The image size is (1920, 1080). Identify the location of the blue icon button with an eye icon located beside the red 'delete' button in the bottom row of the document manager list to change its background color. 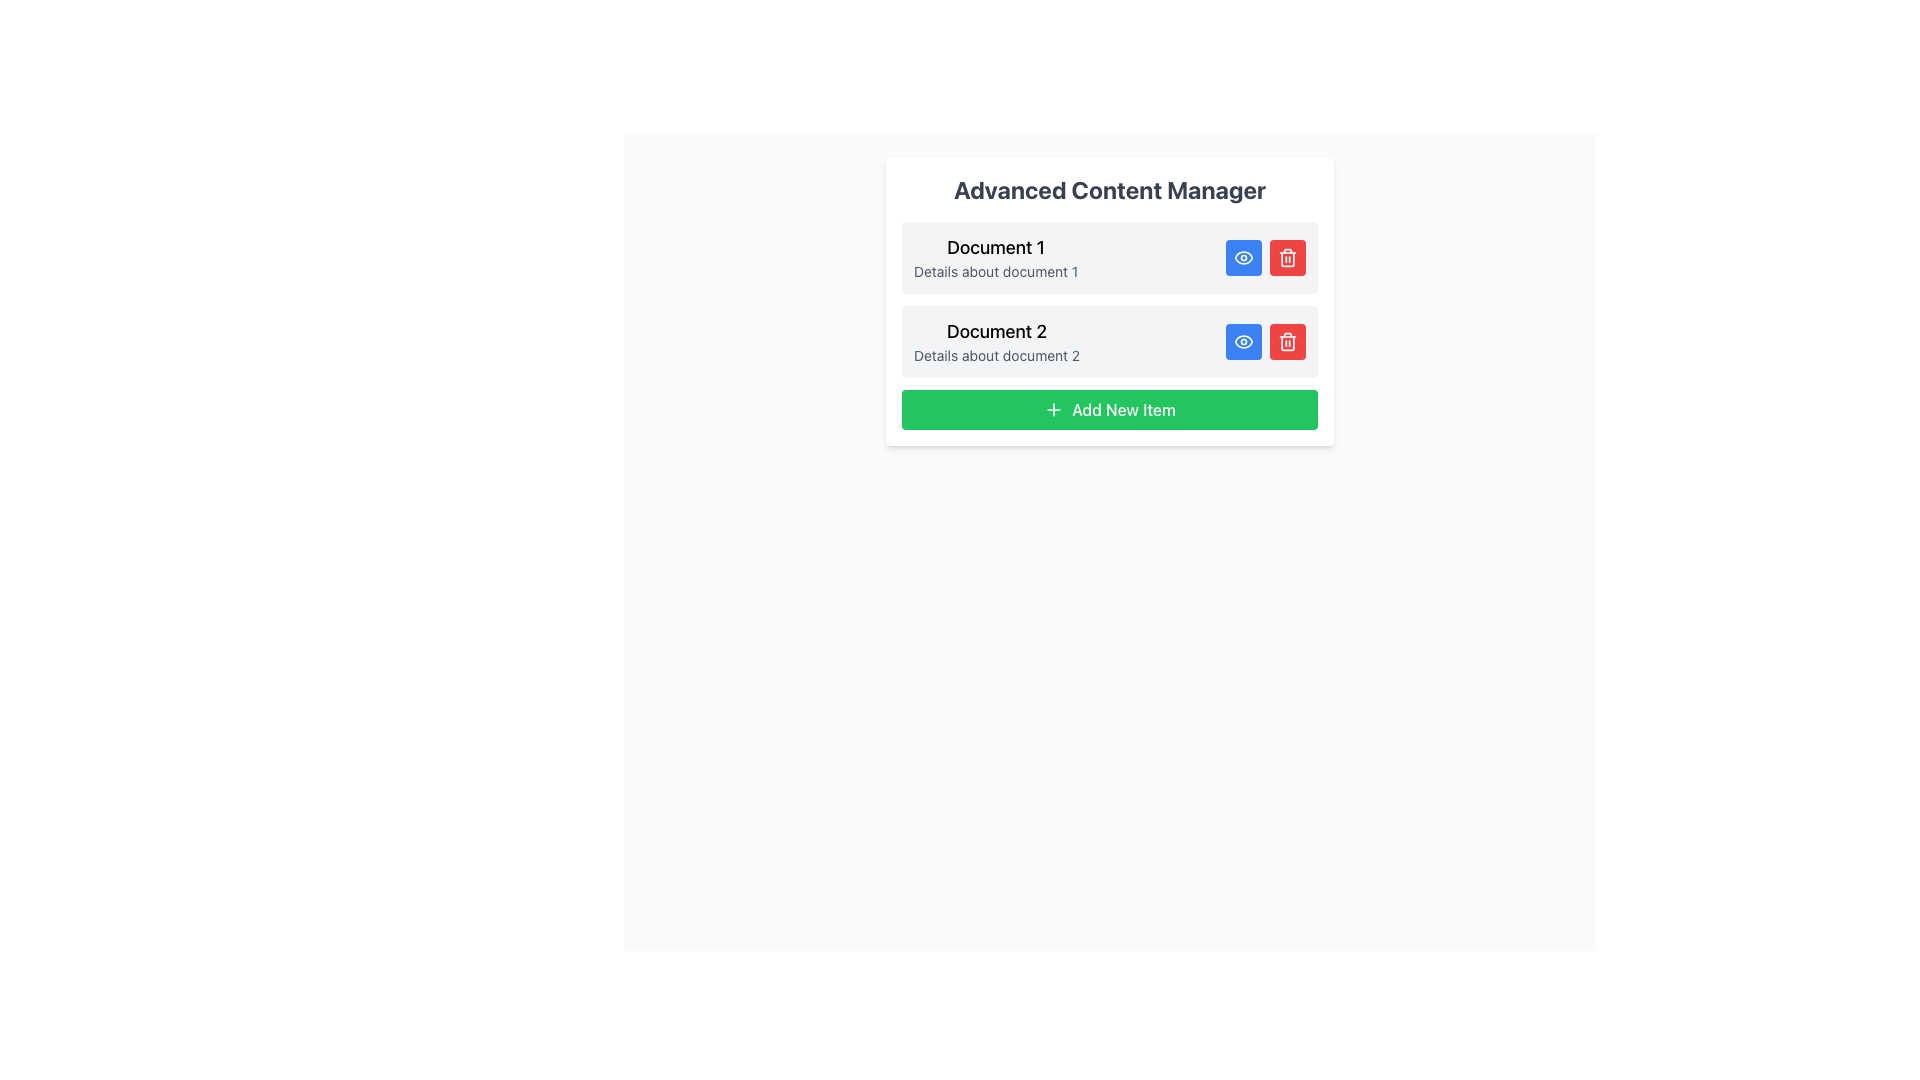
(1242, 341).